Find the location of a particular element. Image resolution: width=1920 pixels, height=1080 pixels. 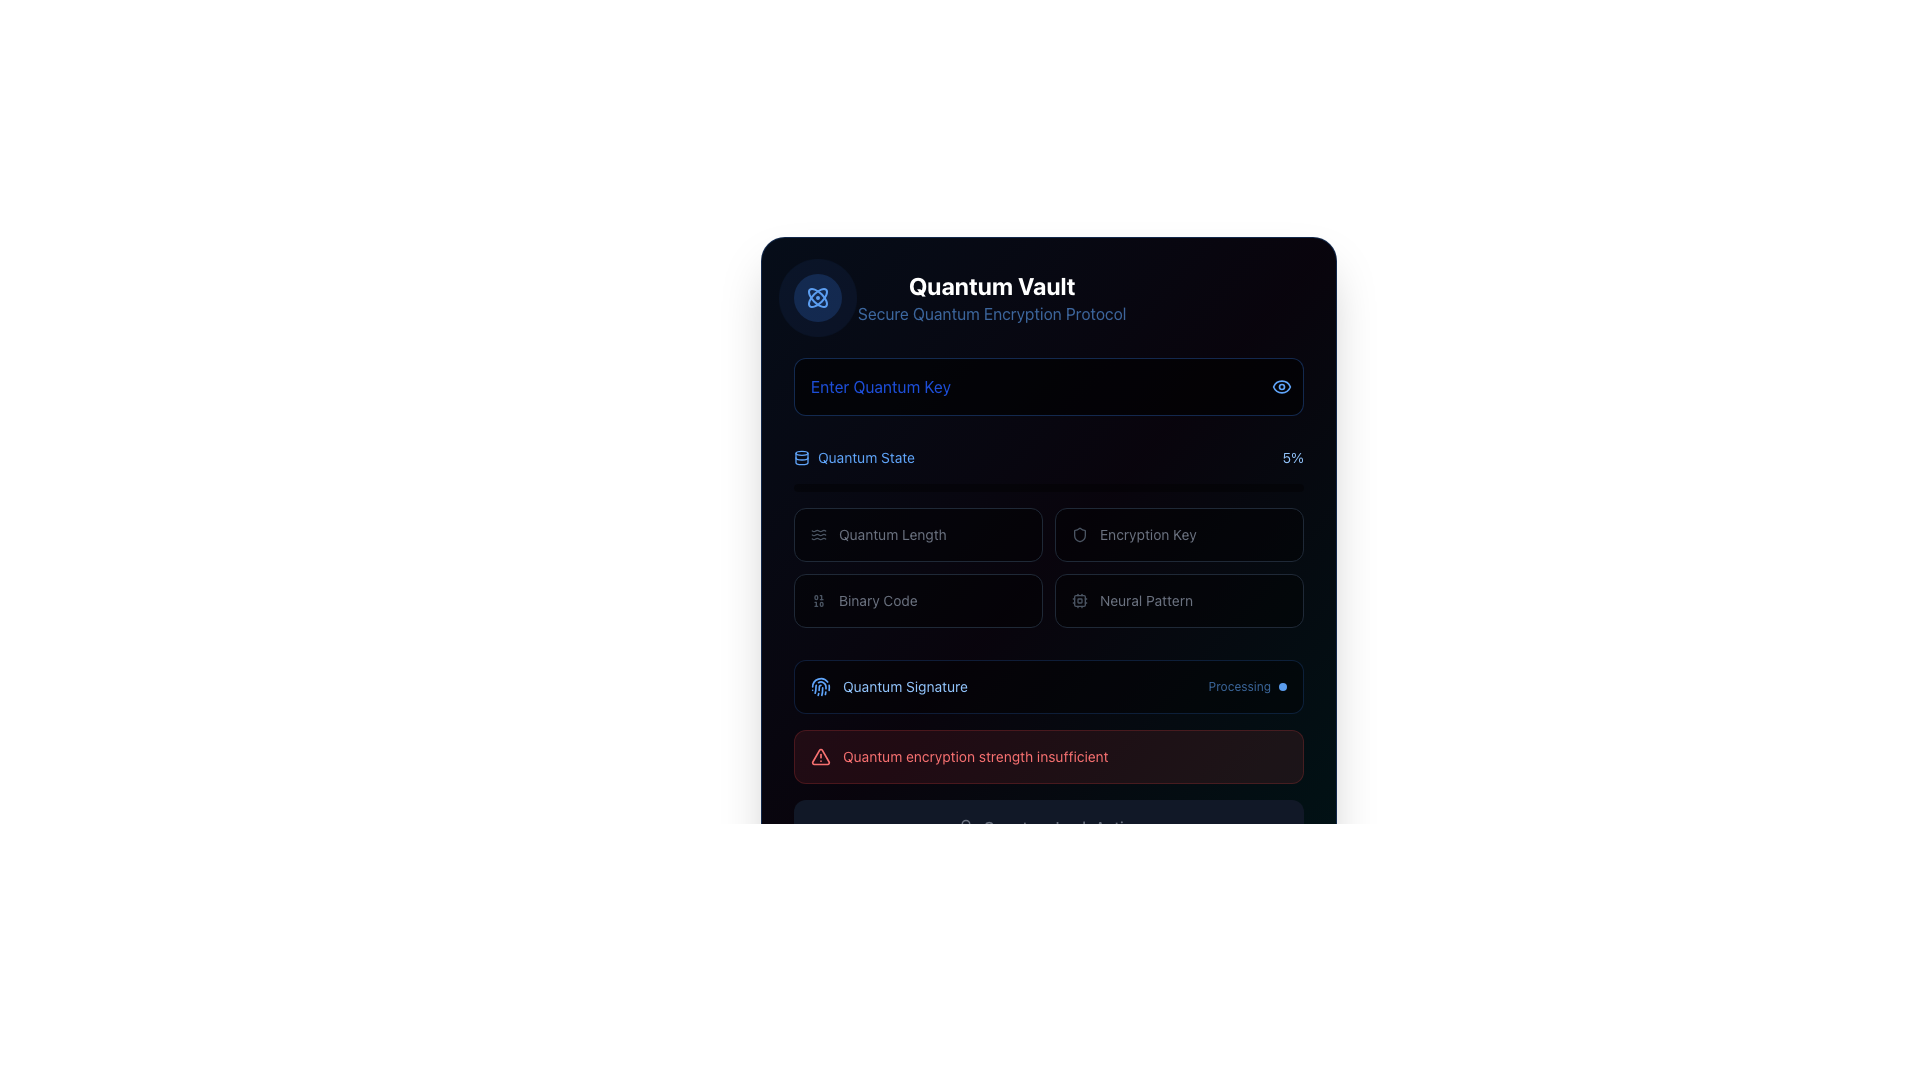

the 'Quantum State' label, which is a small blue text label in a sans-serif typeface located in the upper-middle section of the interface, slightly to the right of an accompanying icon is located at coordinates (866, 458).